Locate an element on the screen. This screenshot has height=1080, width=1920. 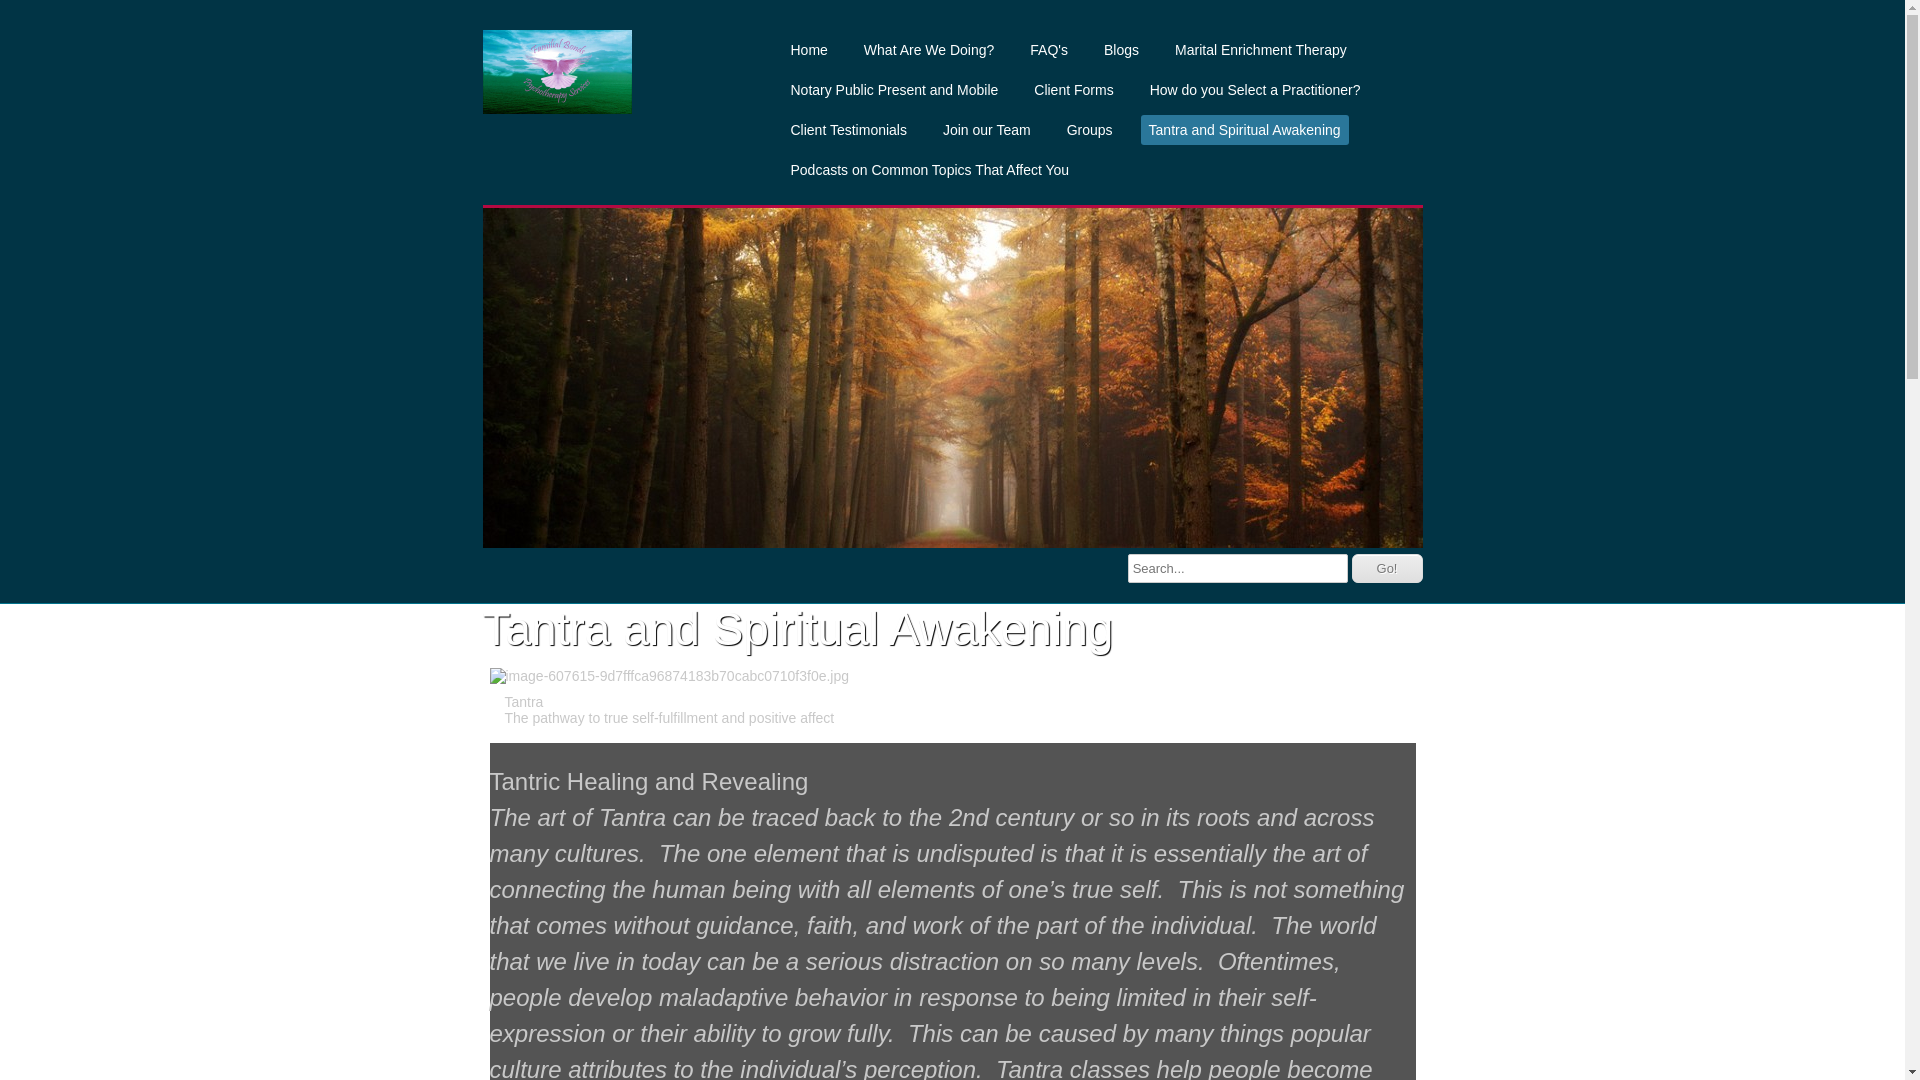
'Client Forms' is located at coordinates (1072, 88).